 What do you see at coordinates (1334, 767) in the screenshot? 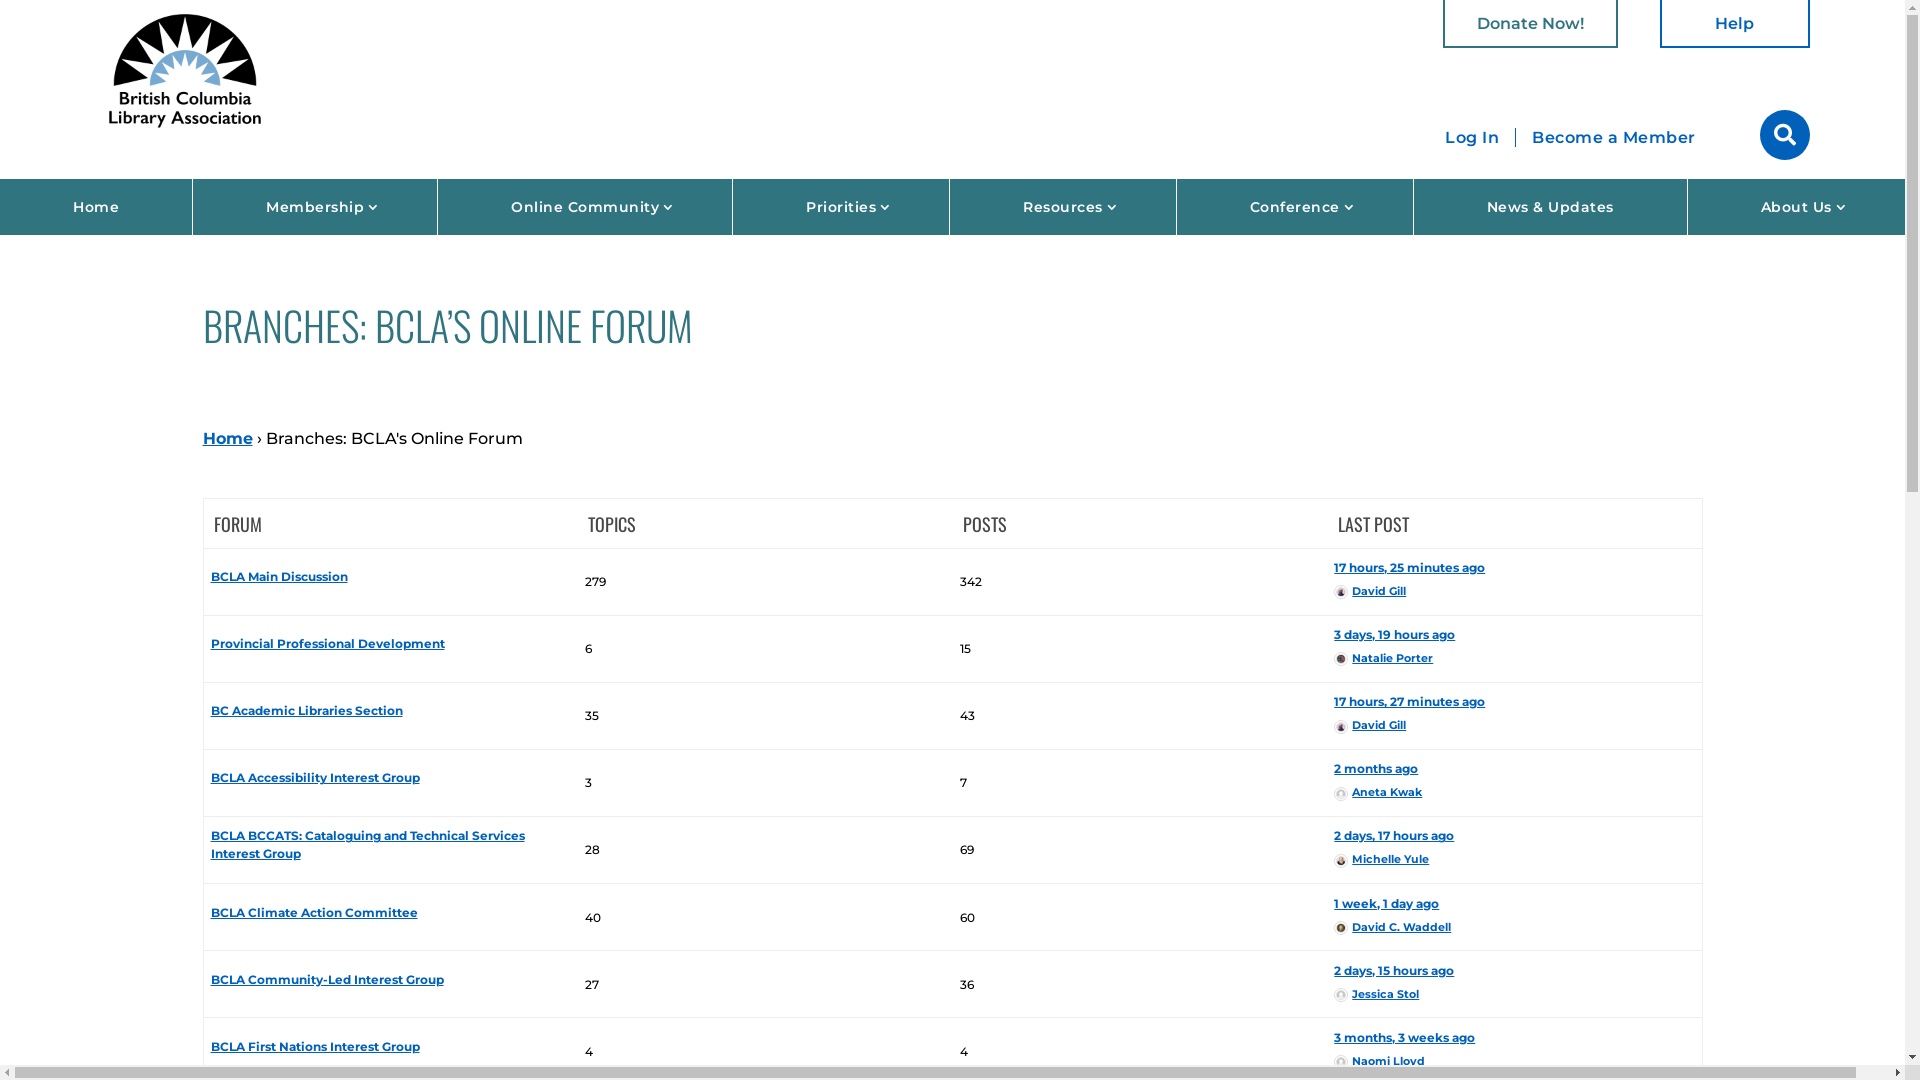
I see `'2 months ago'` at bounding box center [1334, 767].